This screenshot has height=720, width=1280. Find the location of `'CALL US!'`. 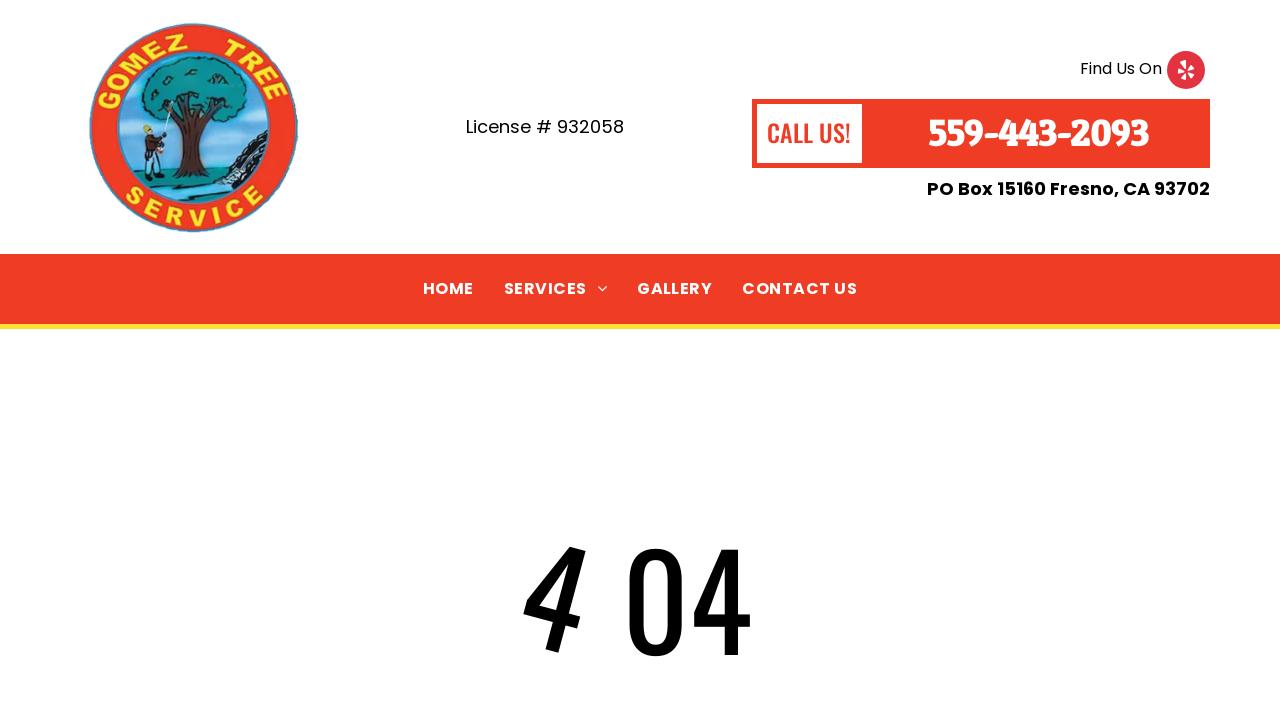

'CALL US!' is located at coordinates (765, 130).